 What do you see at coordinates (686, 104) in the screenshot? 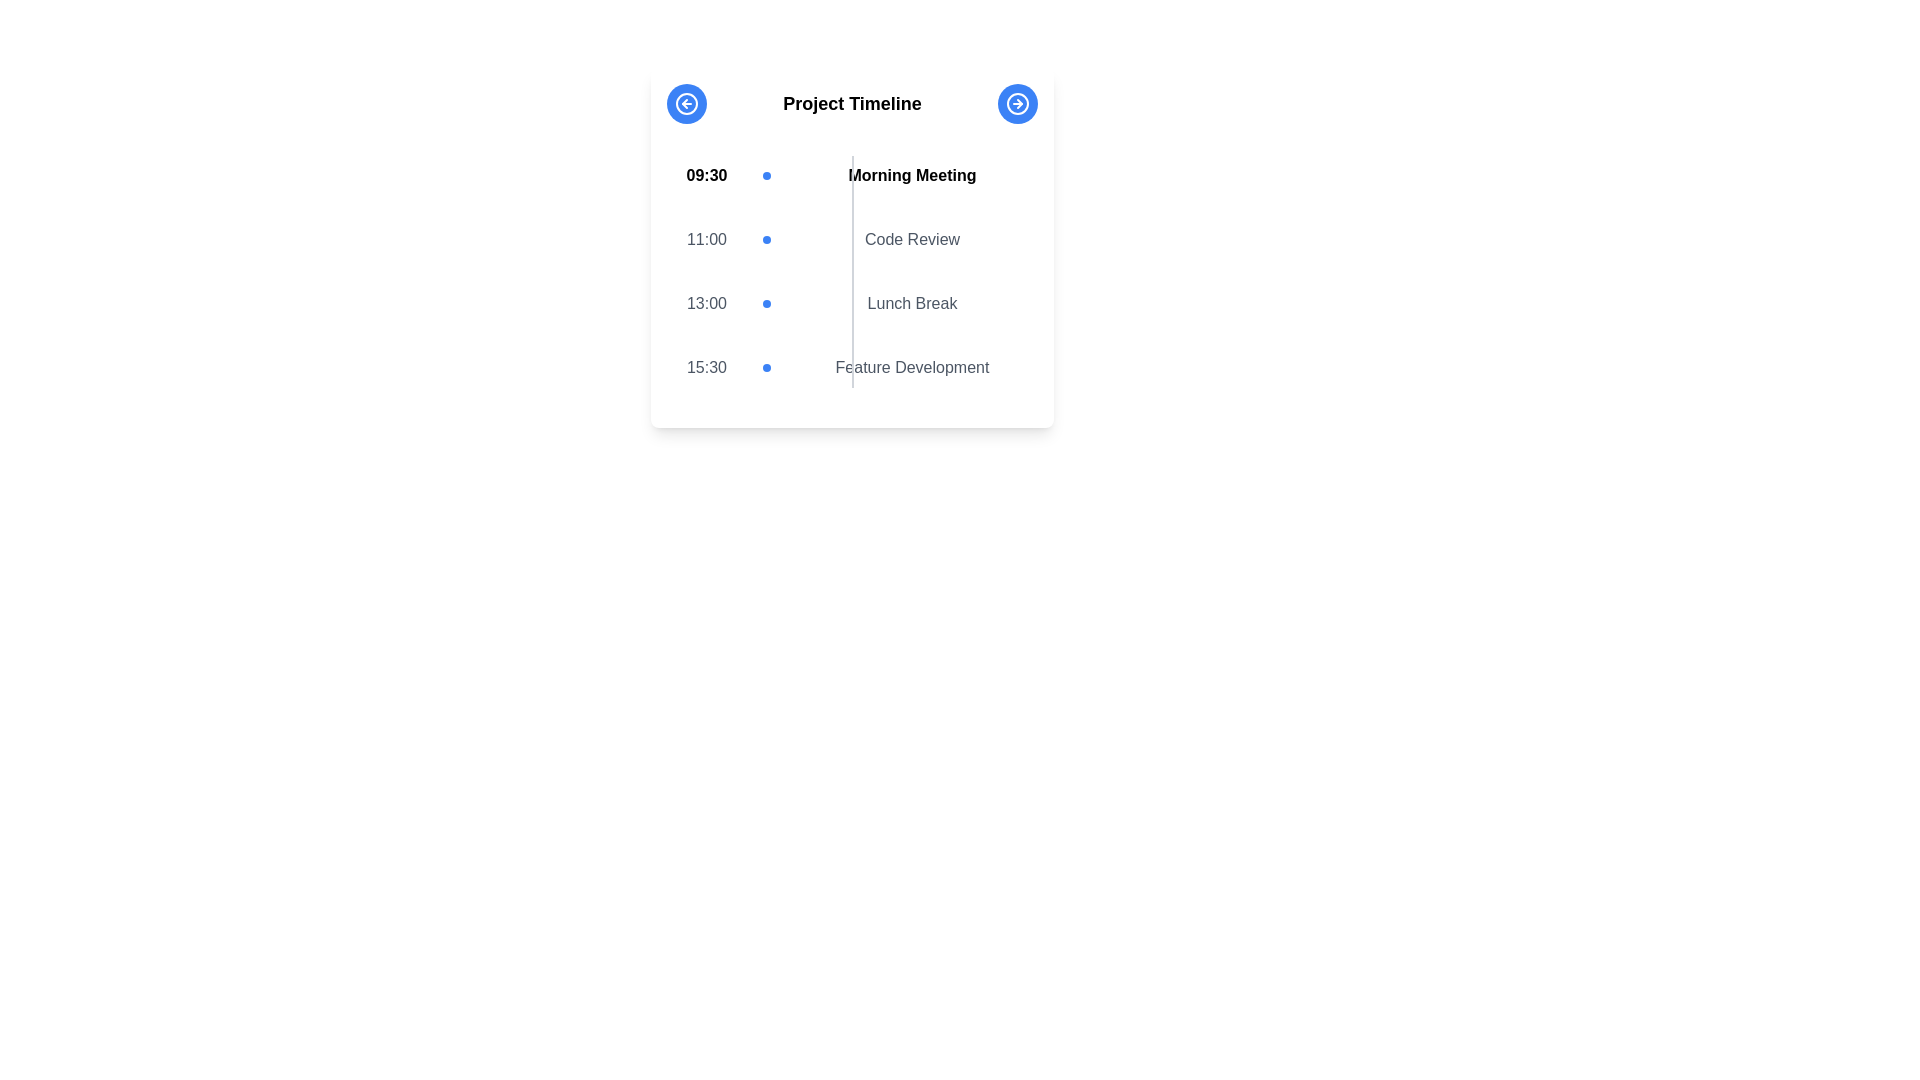
I see `the small, circular button with a blue background and a left-facing arrow icon` at bounding box center [686, 104].